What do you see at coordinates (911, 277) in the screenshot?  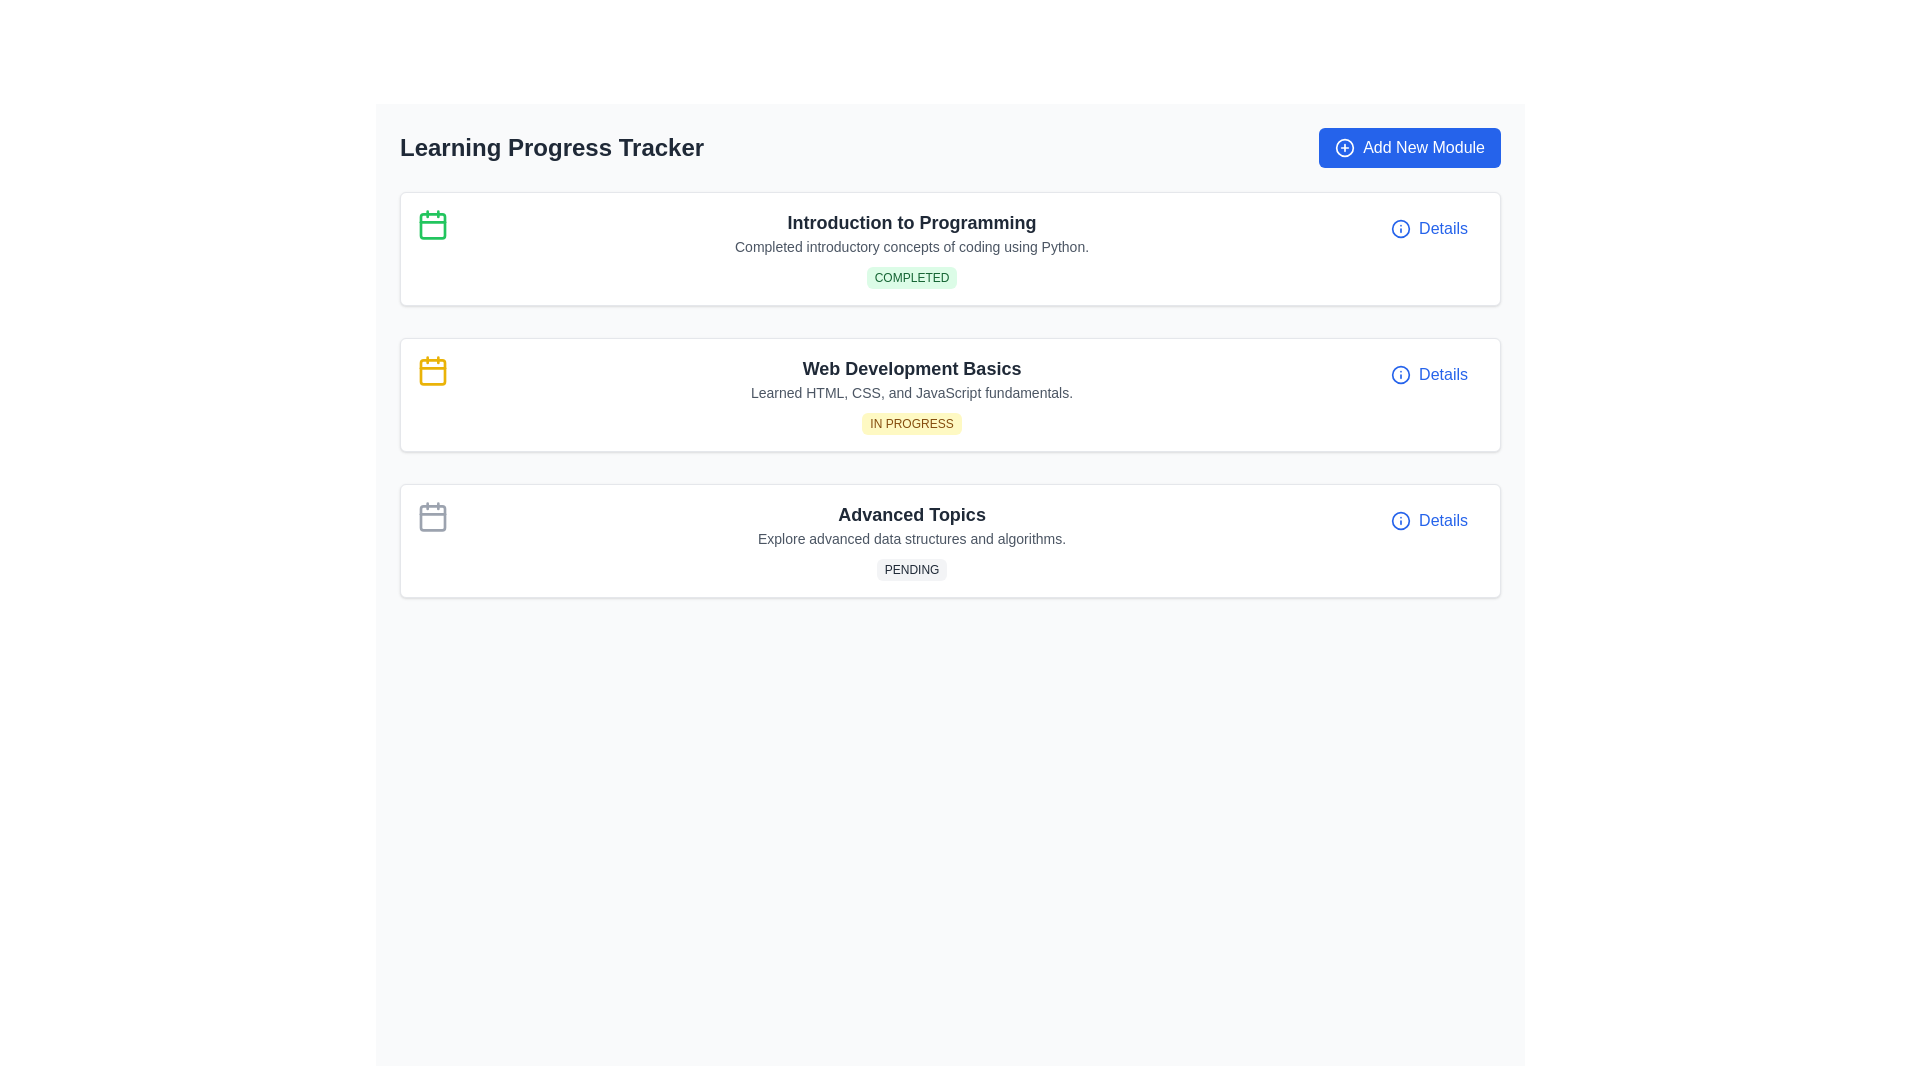 I see `the green-labeled badge displaying 'COMPLETED' with a light green background and dark green text, located at the bottom-right section of the 'Introduction to Programming' card` at bounding box center [911, 277].